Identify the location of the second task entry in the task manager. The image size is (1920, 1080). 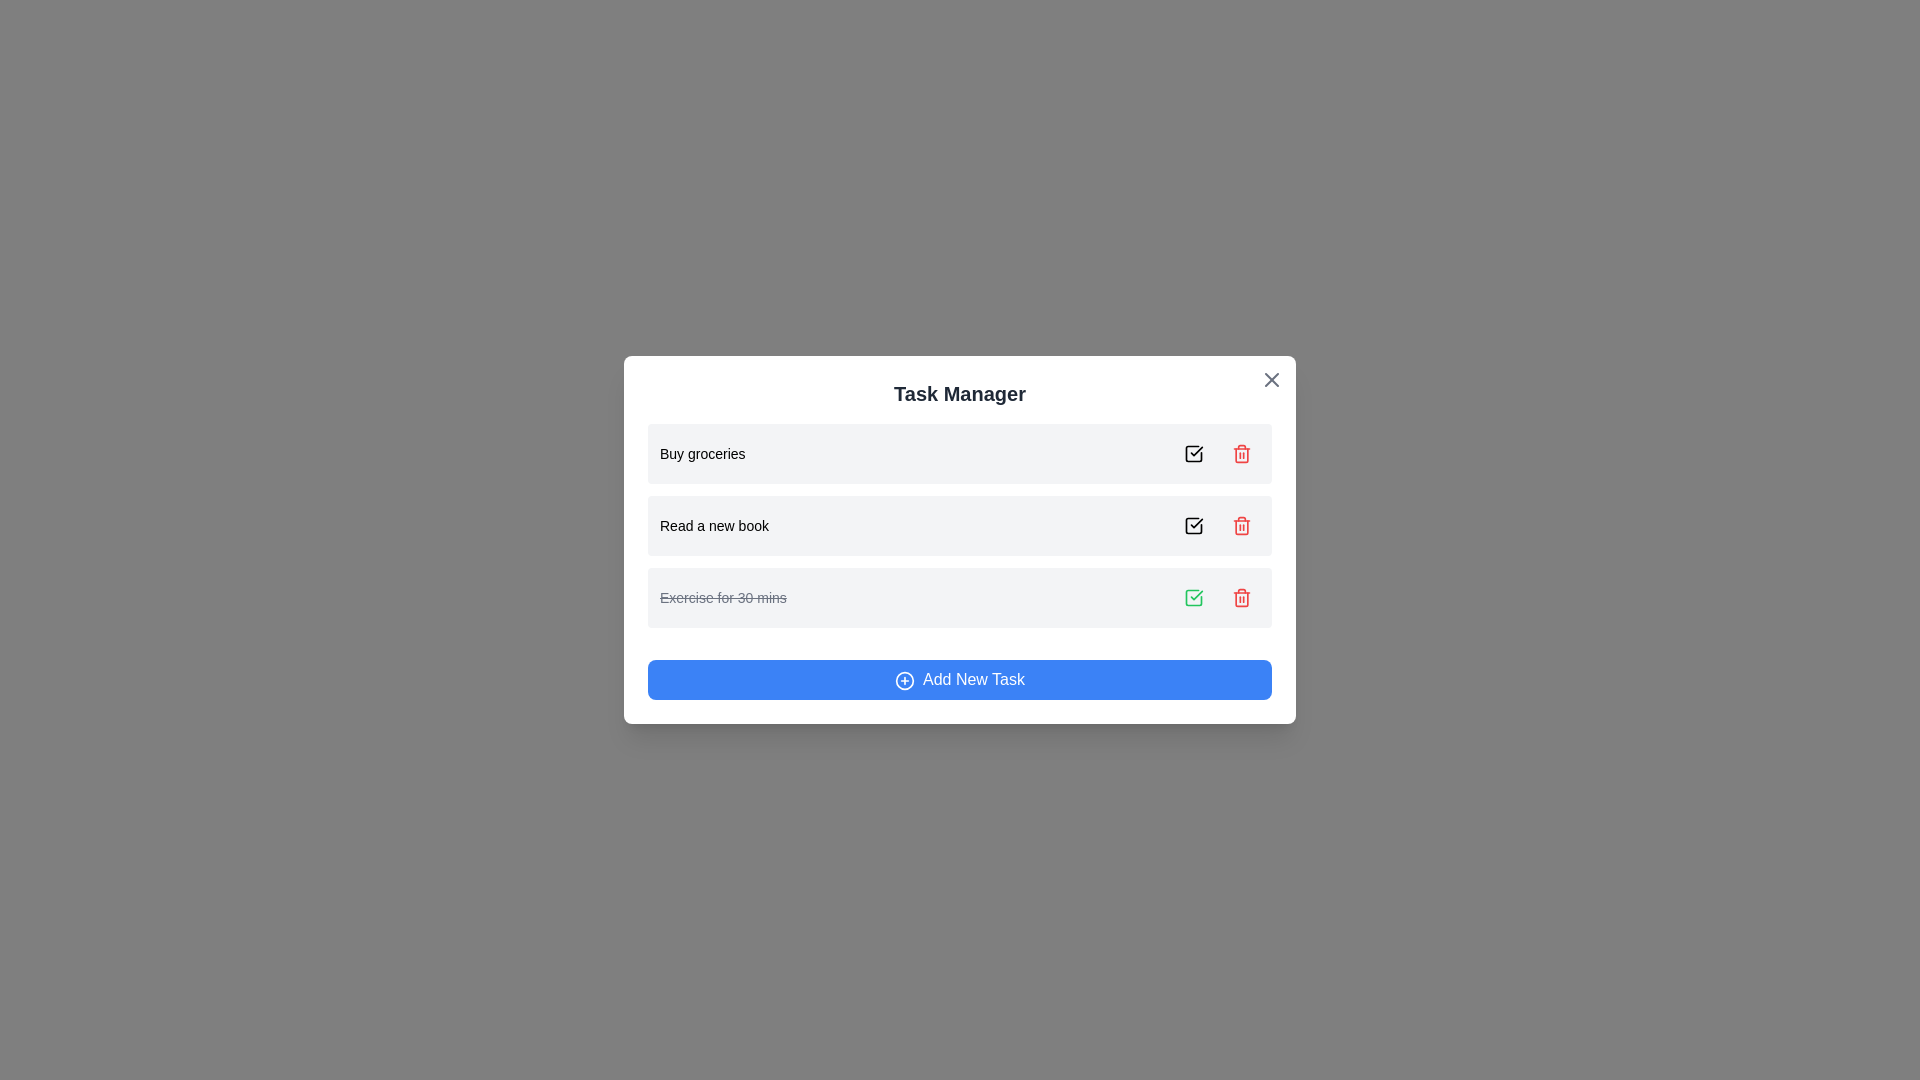
(960, 524).